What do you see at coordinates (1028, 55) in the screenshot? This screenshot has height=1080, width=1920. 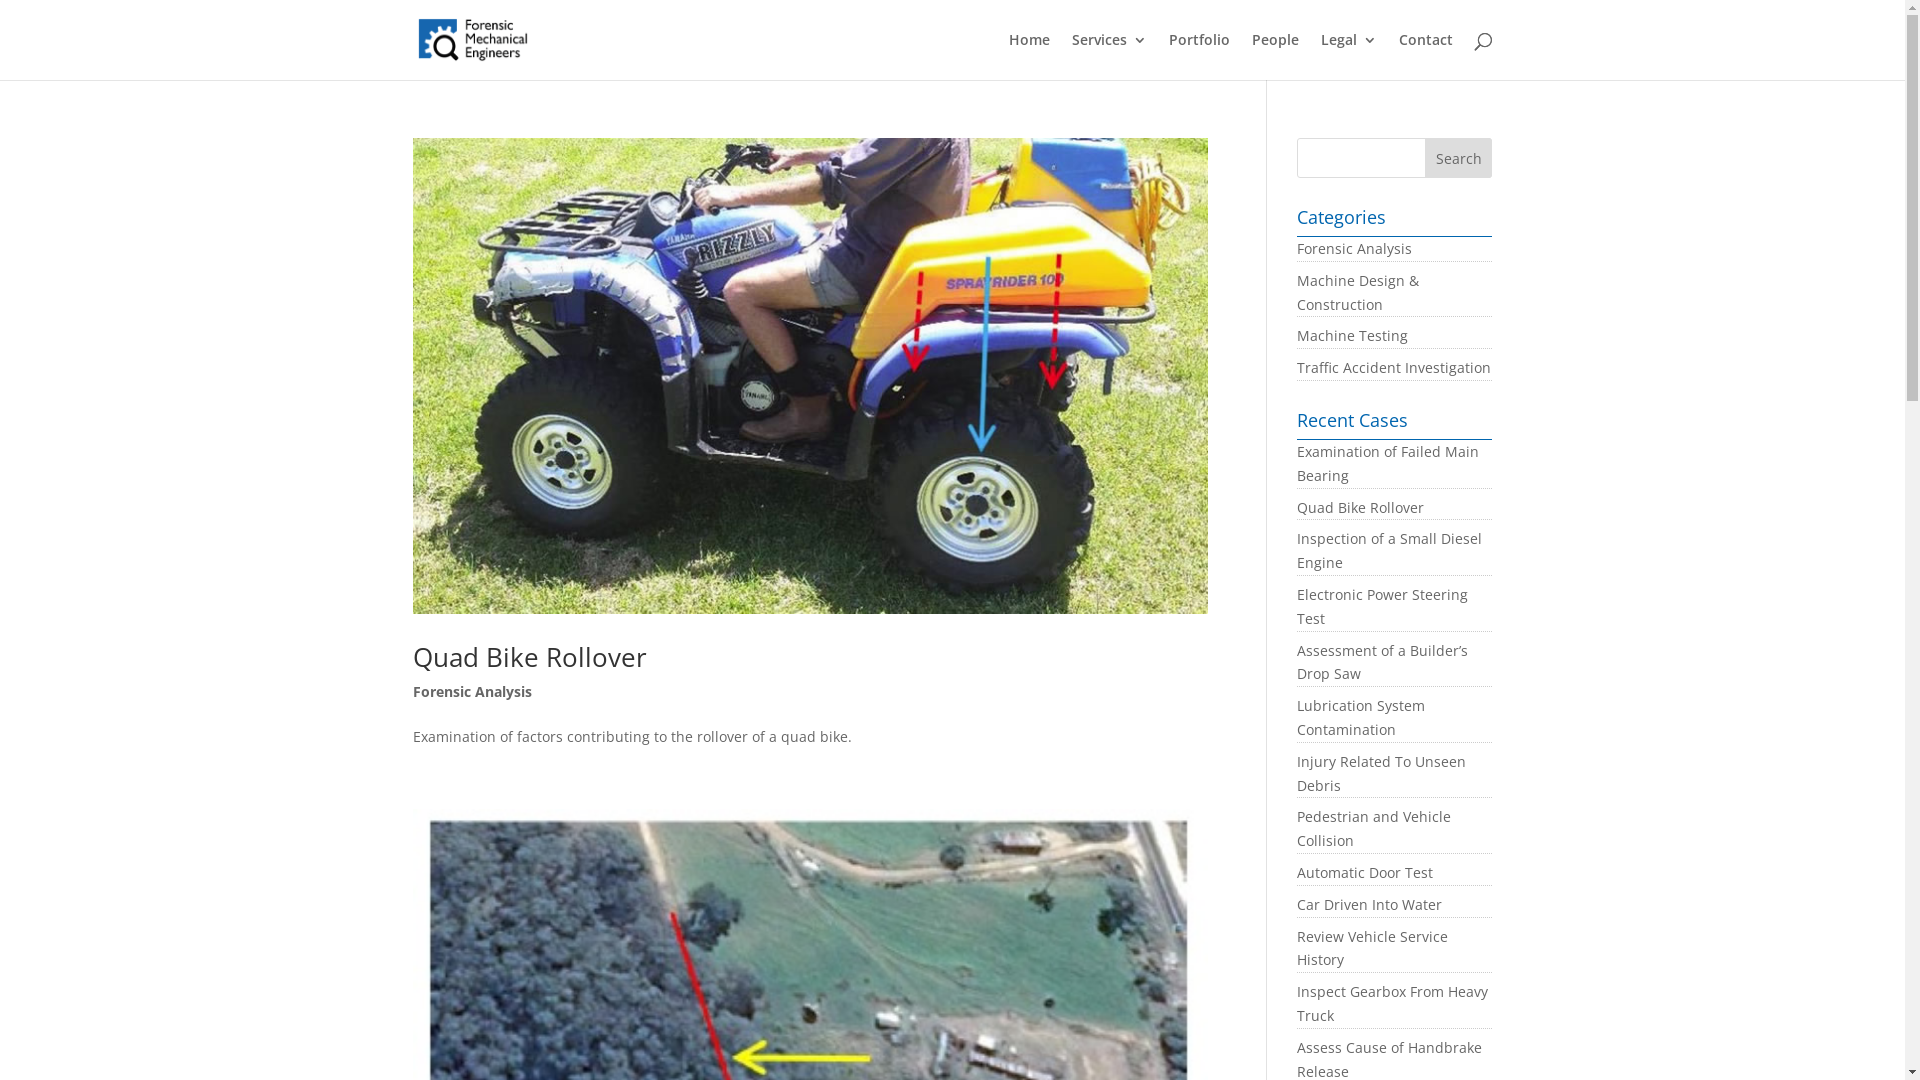 I see `'Home'` at bounding box center [1028, 55].